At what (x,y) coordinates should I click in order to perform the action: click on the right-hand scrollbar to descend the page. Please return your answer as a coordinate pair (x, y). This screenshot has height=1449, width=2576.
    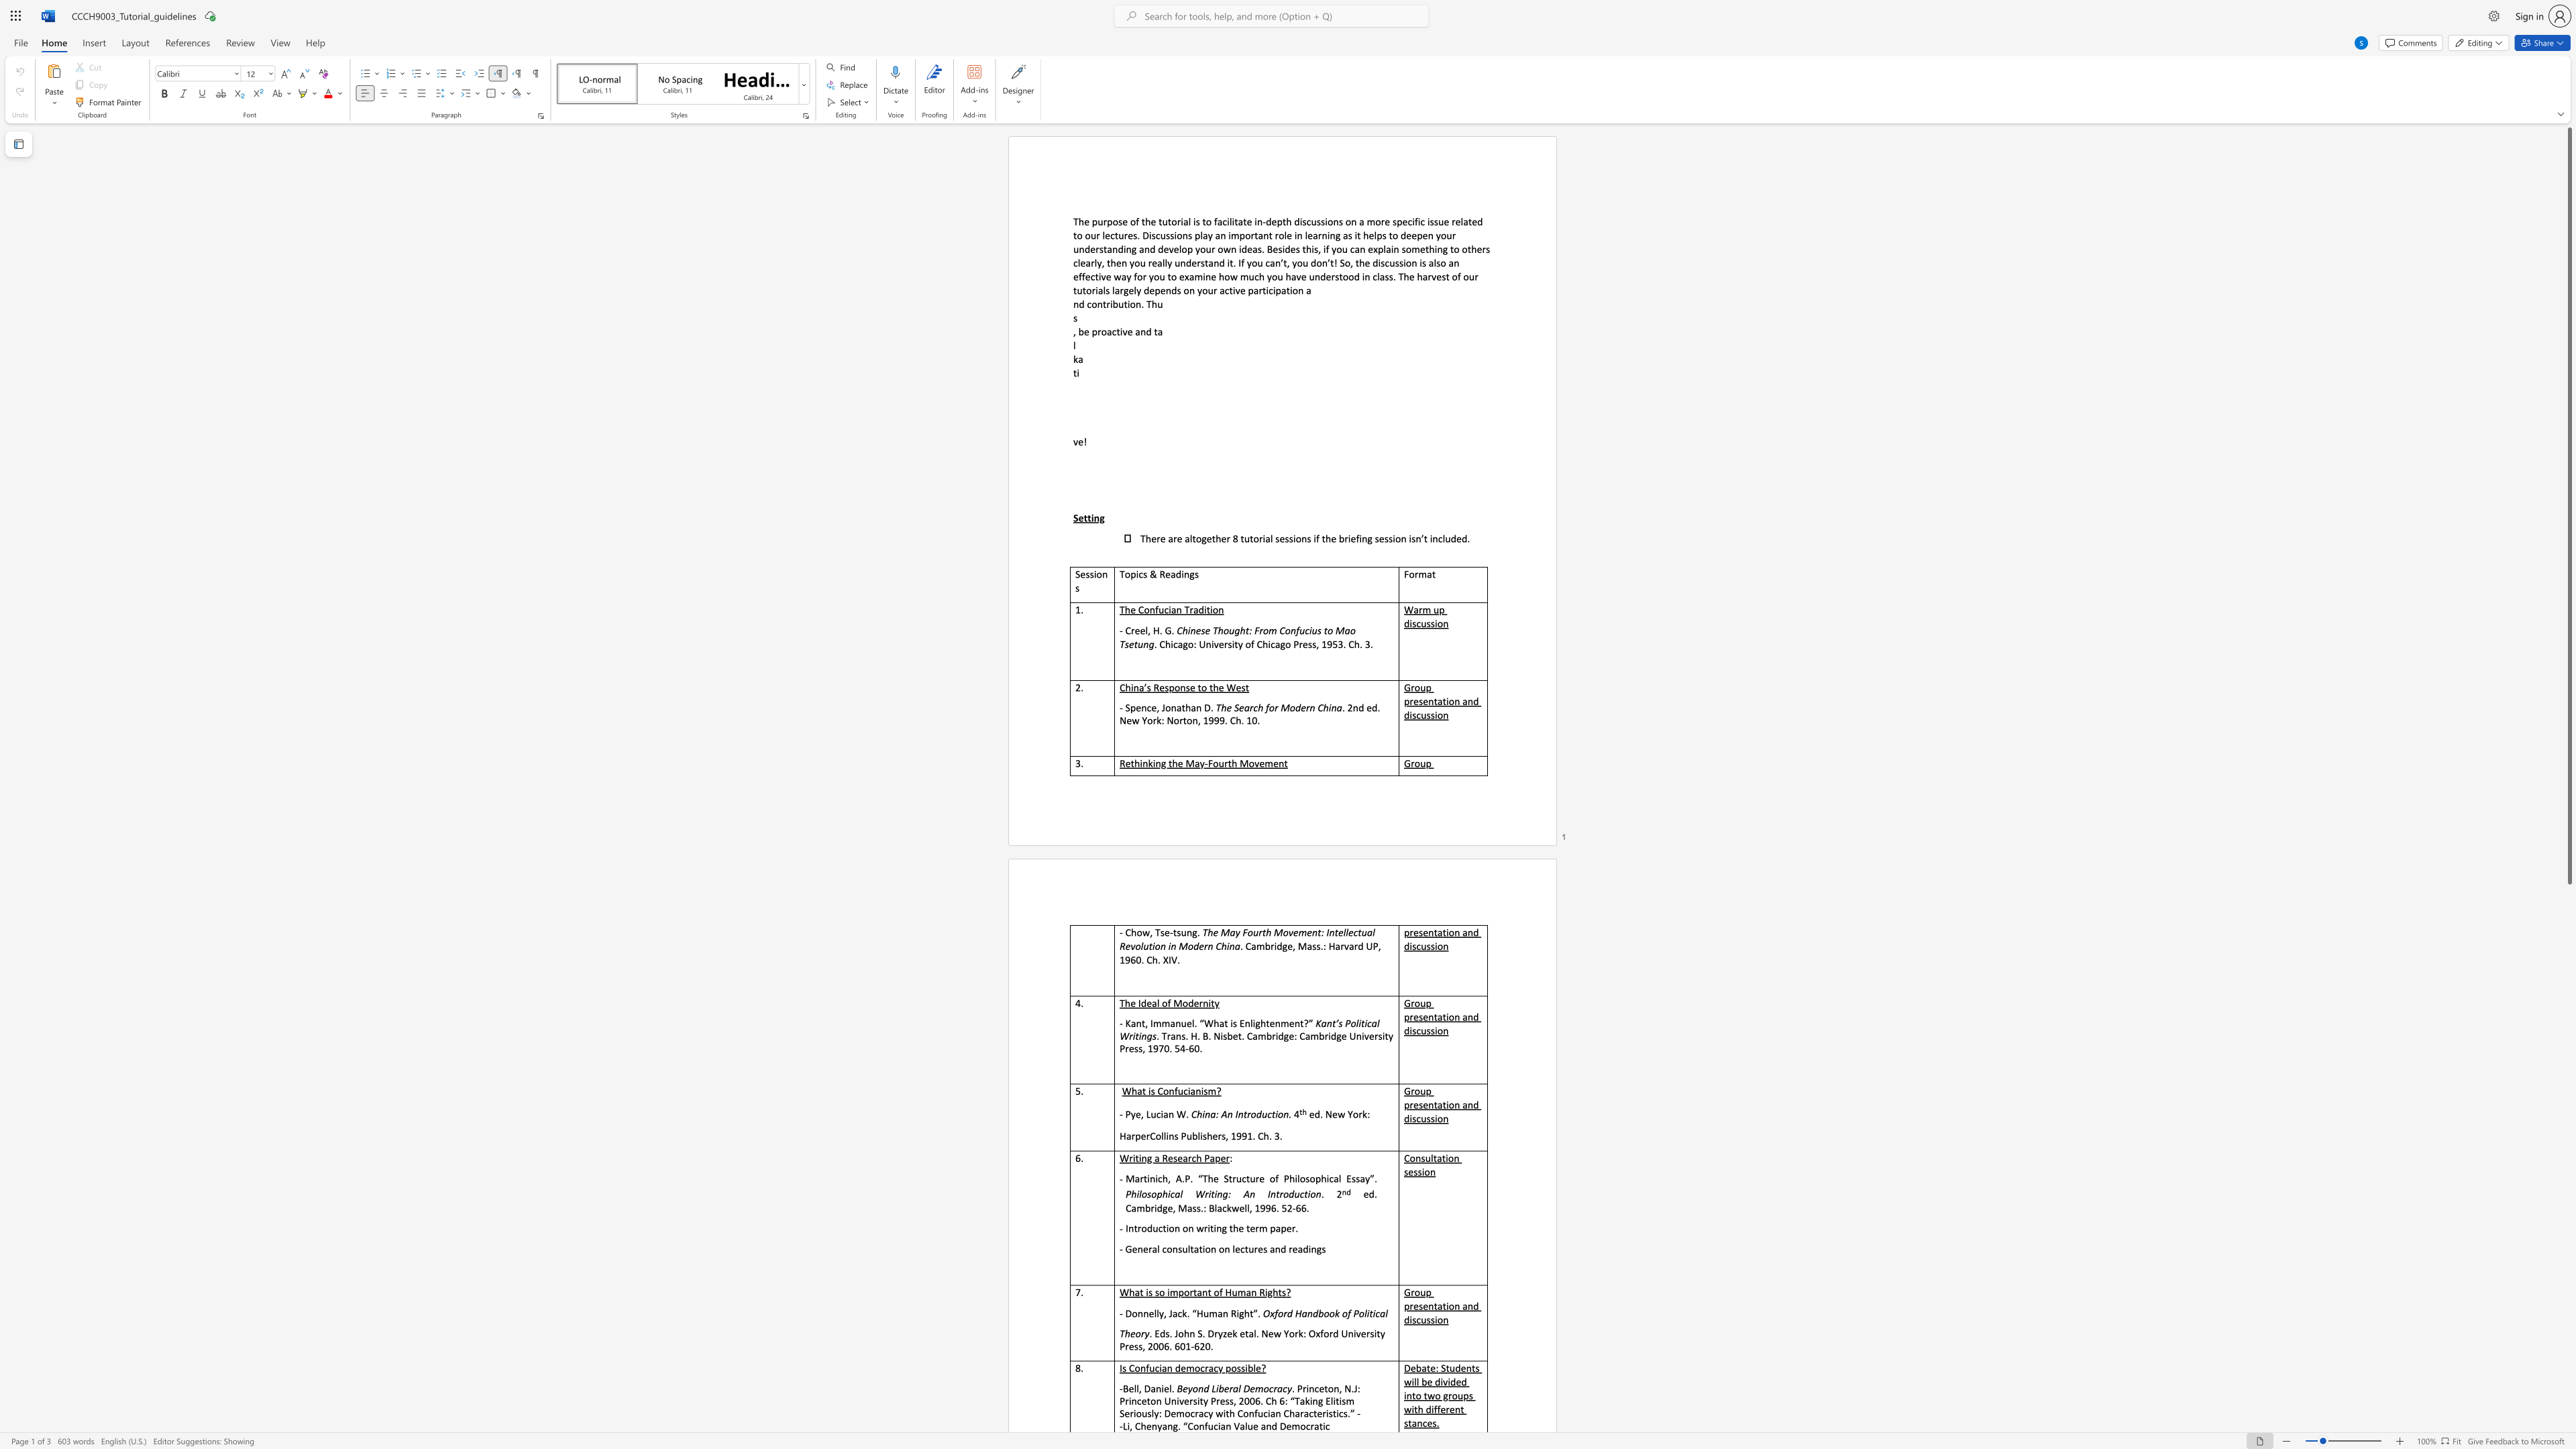
    Looking at the image, I should click on (2568, 1214).